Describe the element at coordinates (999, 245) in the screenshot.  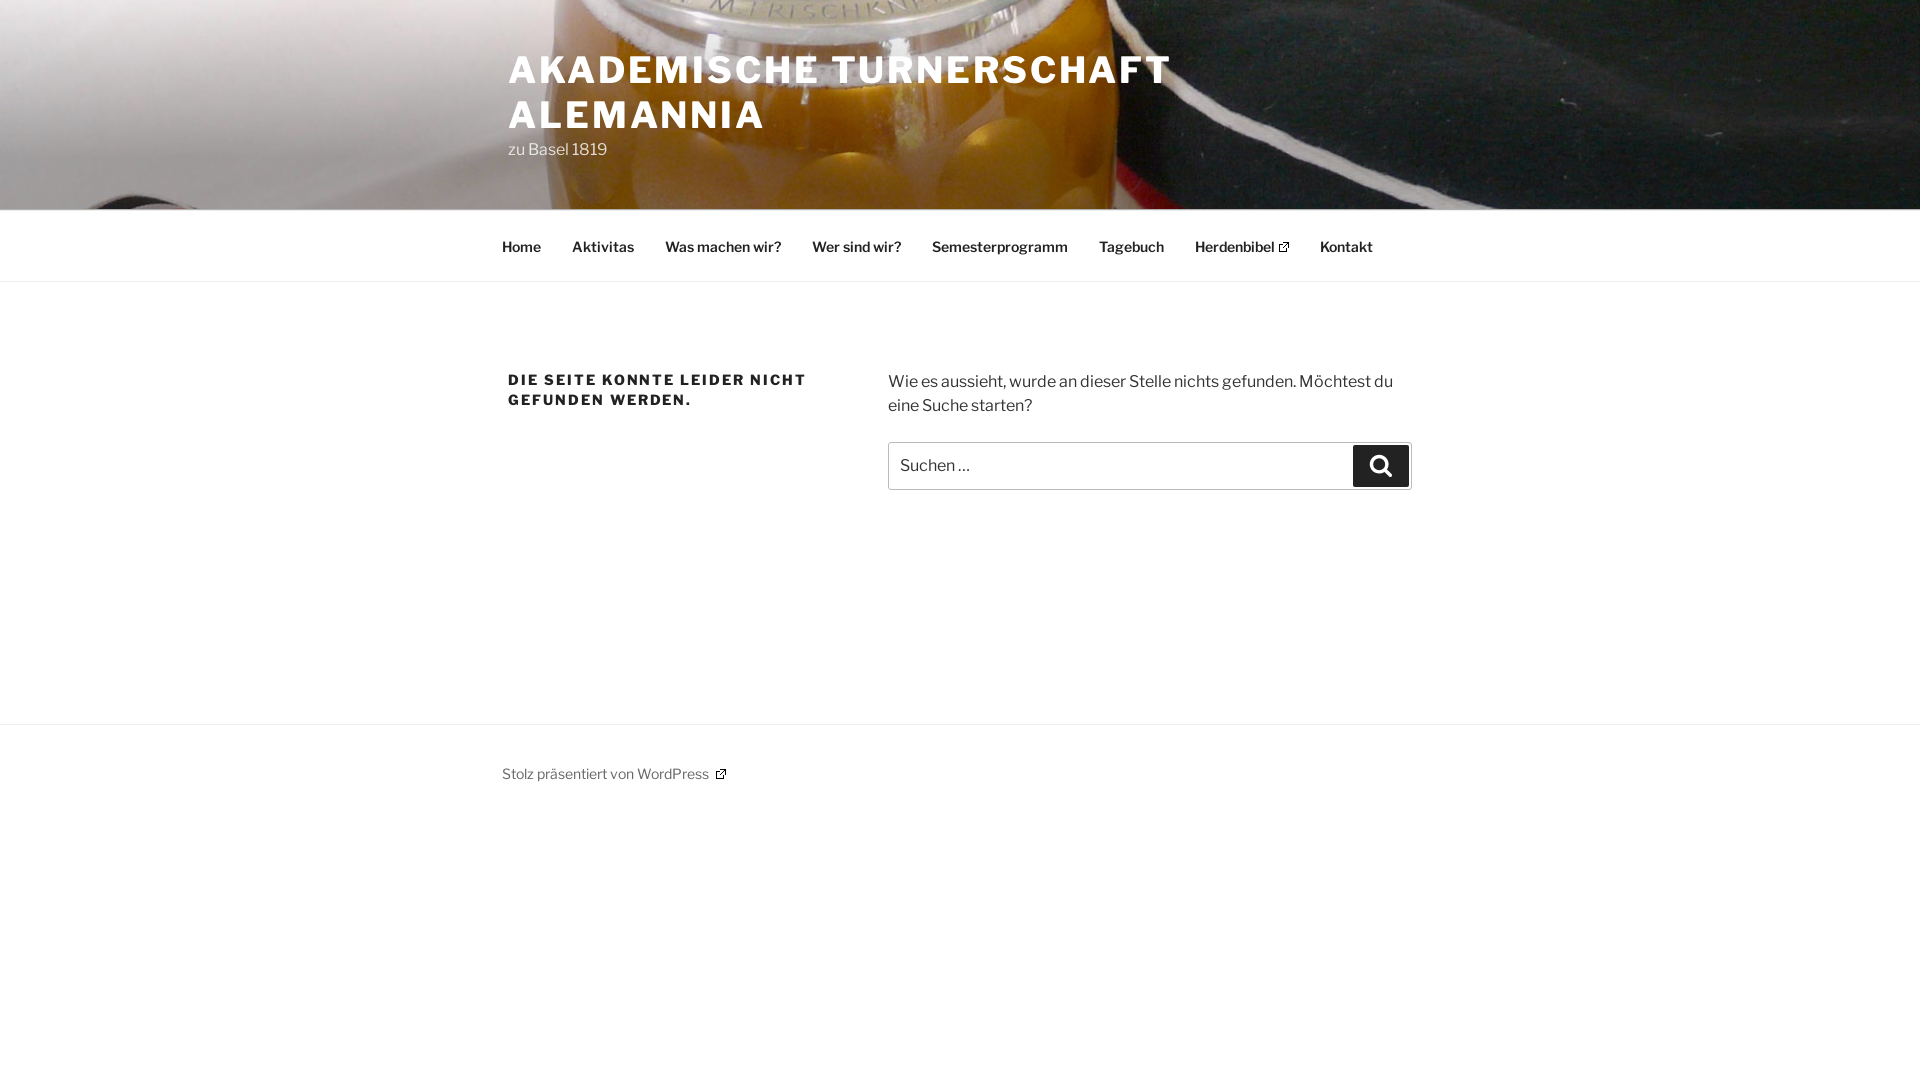
I see `'Semesterprogramm'` at that location.